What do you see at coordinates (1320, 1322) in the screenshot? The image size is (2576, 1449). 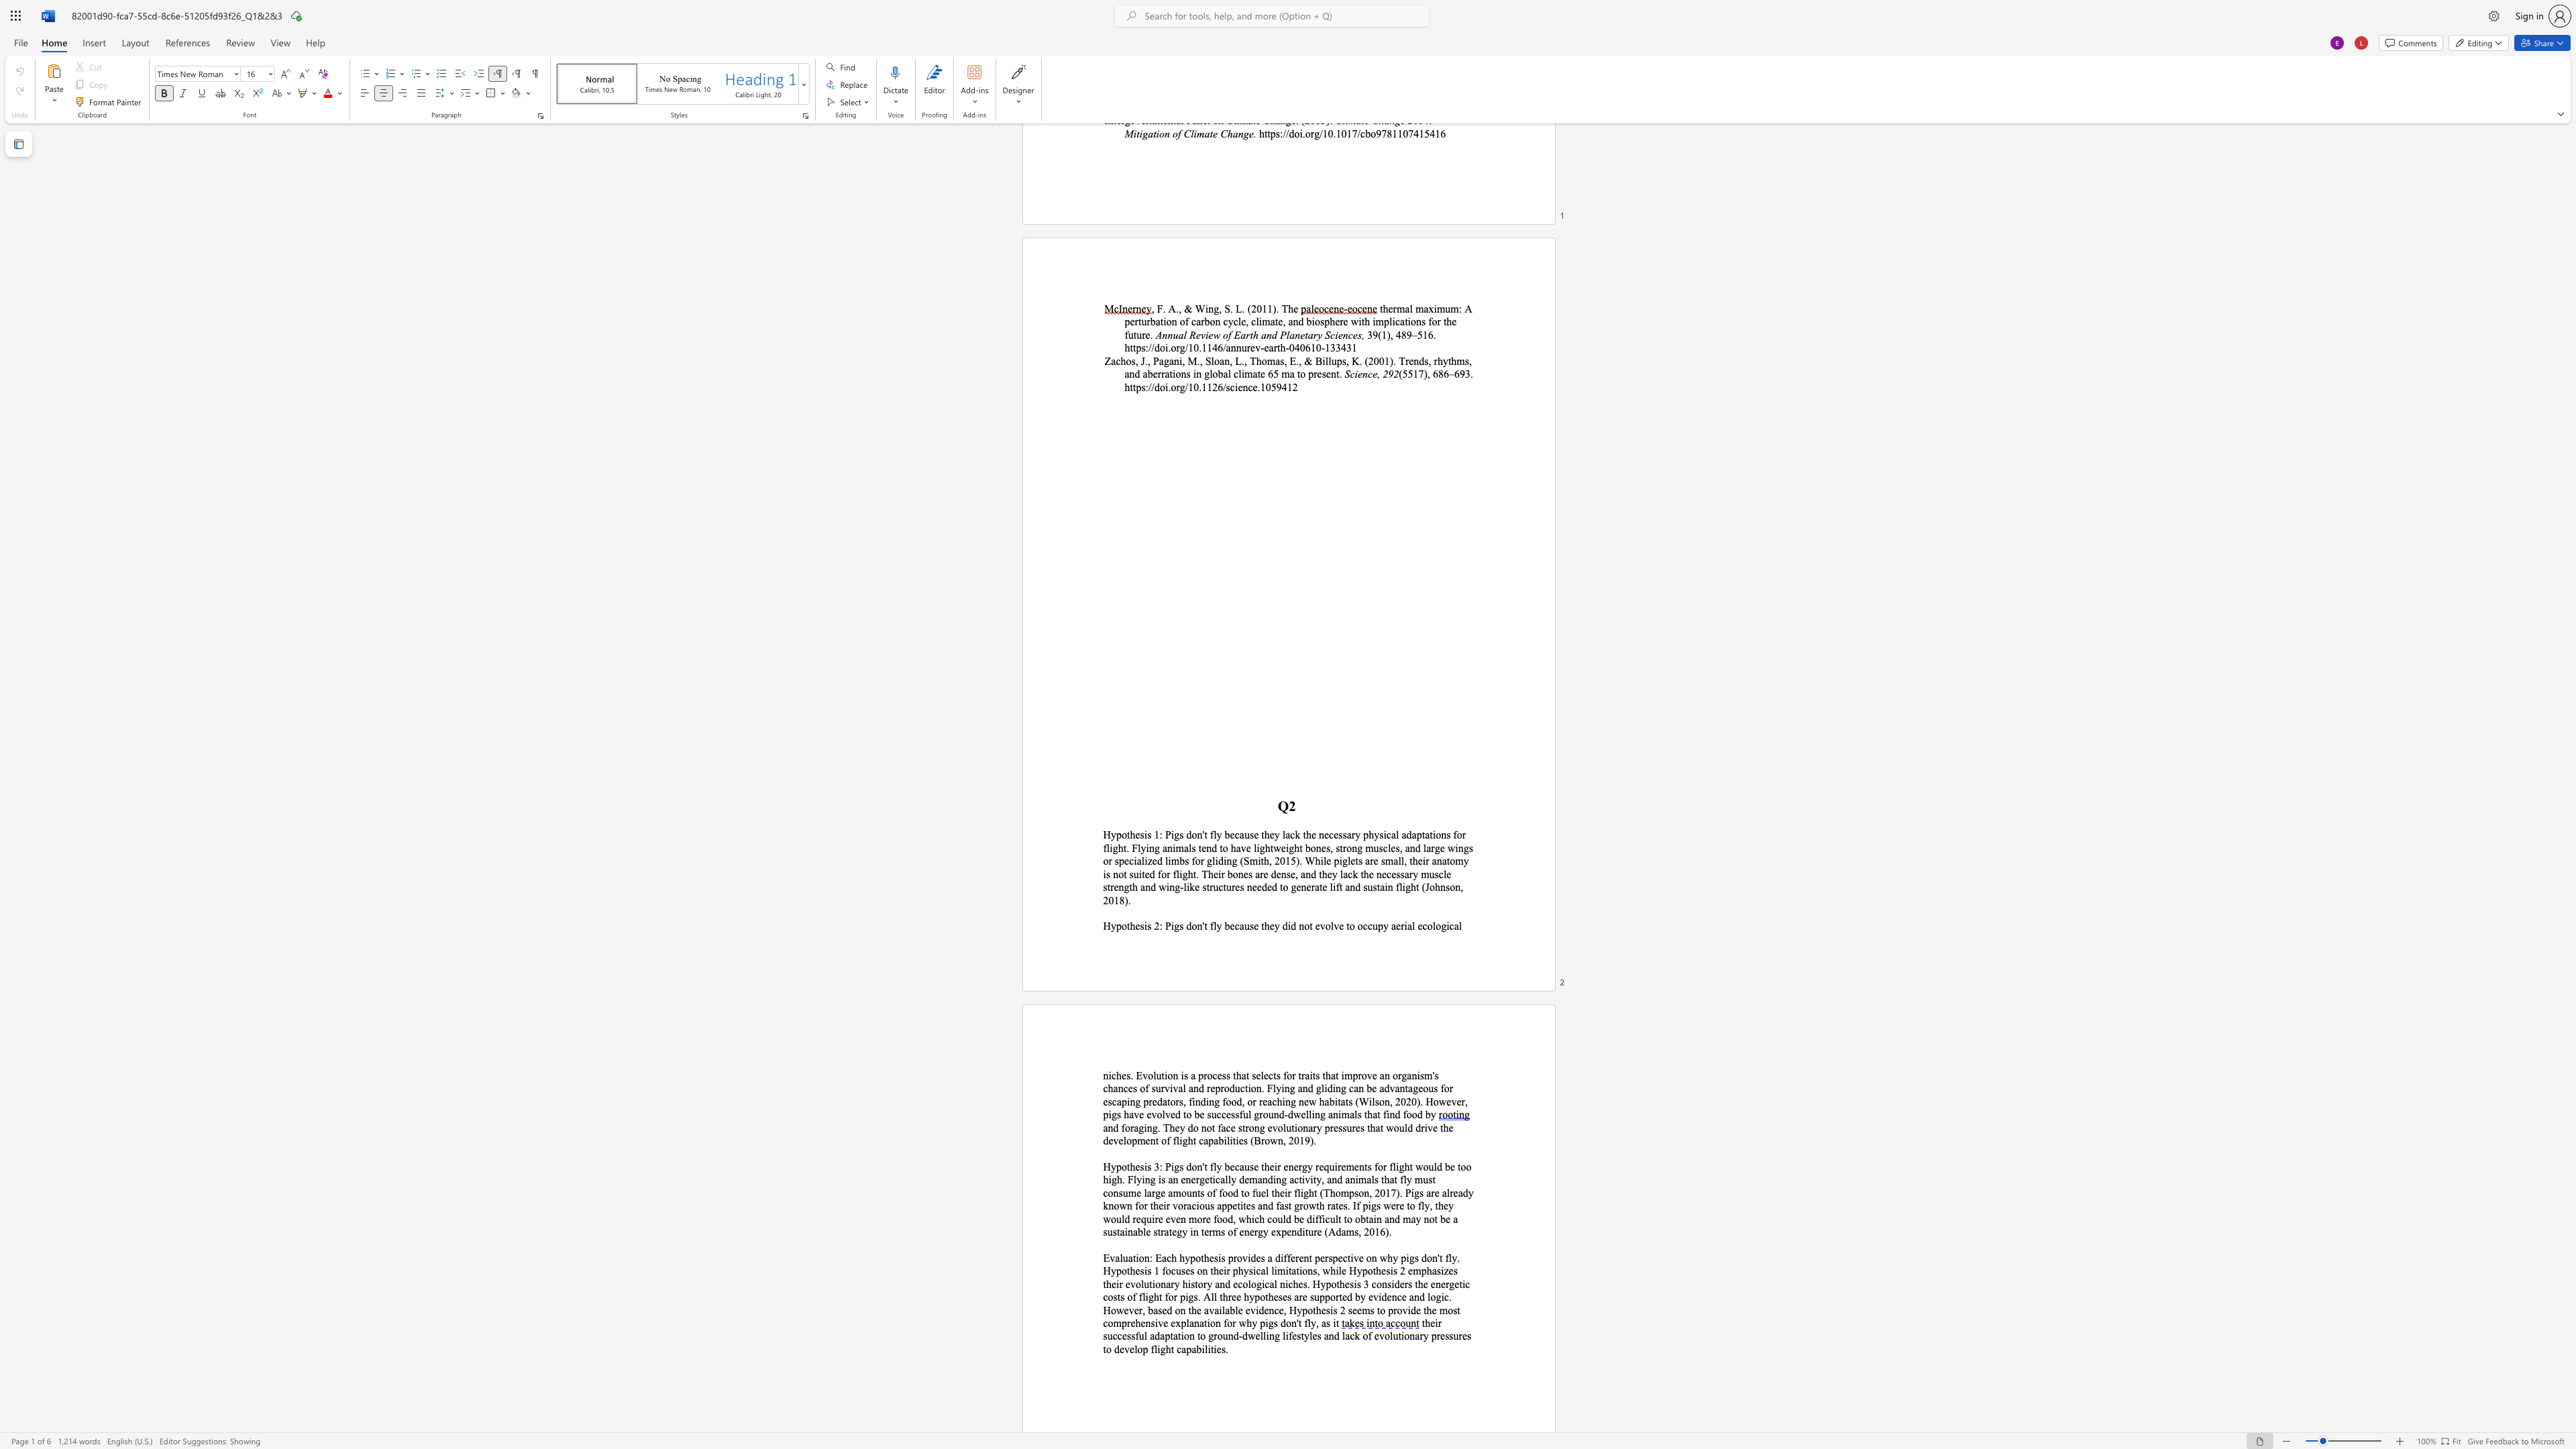 I see `the subset text "as" within the text "fly, as it"` at bounding box center [1320, 1322].